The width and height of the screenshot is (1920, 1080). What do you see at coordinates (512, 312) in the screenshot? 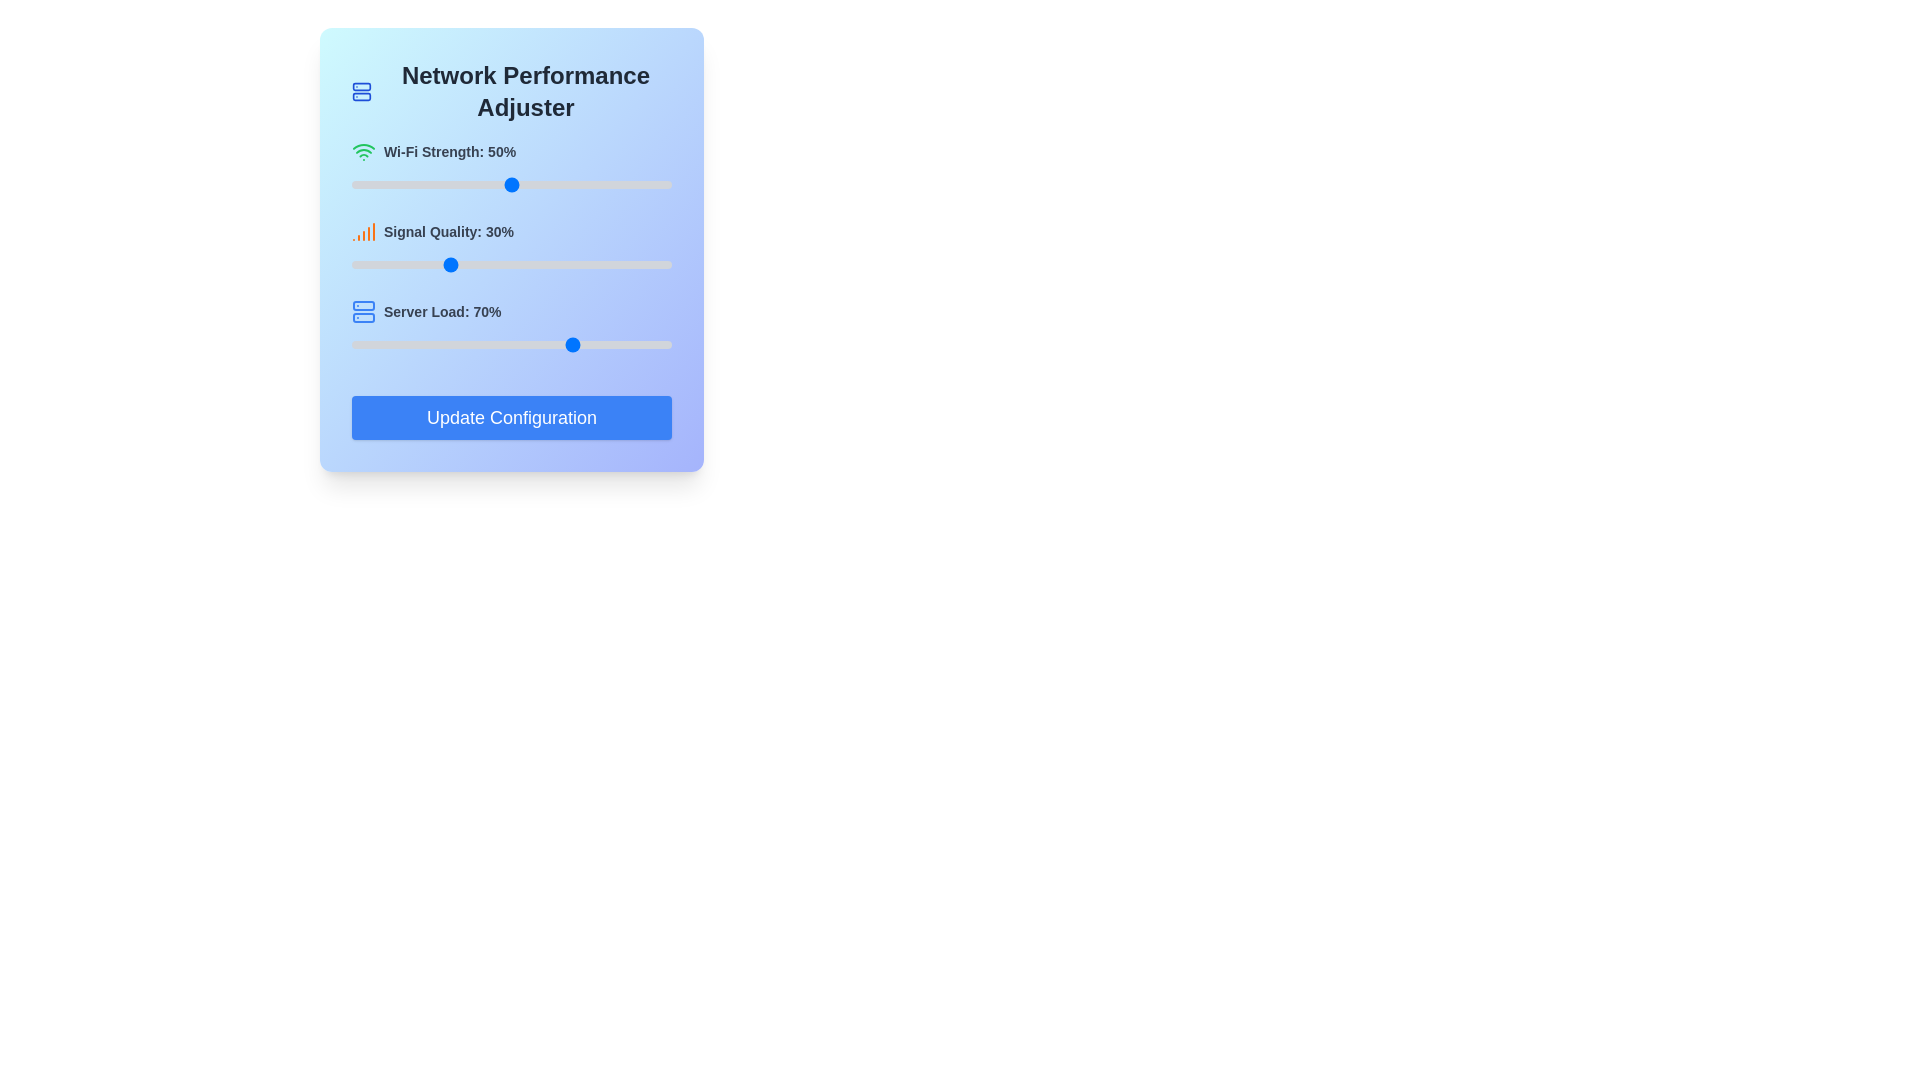
I see `the Text Label that indicates the current server load percentage, located between 'Signal Quality: 30%' and a horizontal slider control` at bounding box center [512, 312].